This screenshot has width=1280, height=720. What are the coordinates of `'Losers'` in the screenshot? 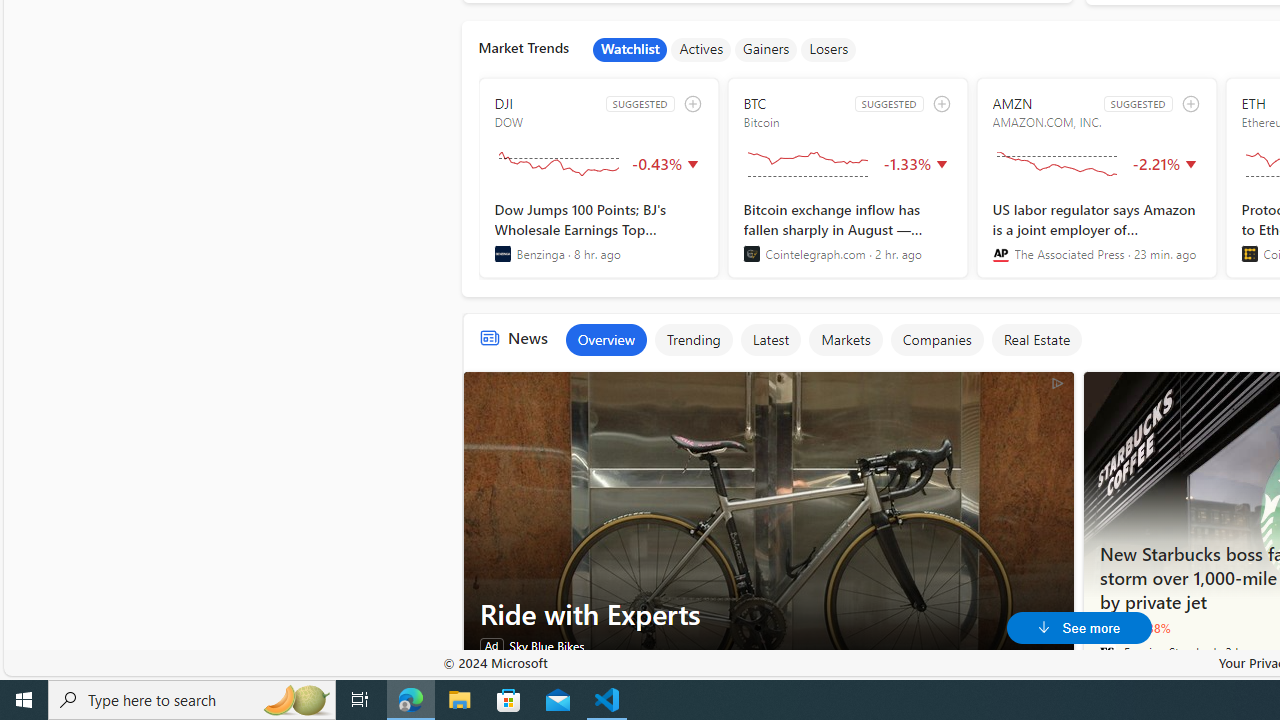 It's located at (829, 49).